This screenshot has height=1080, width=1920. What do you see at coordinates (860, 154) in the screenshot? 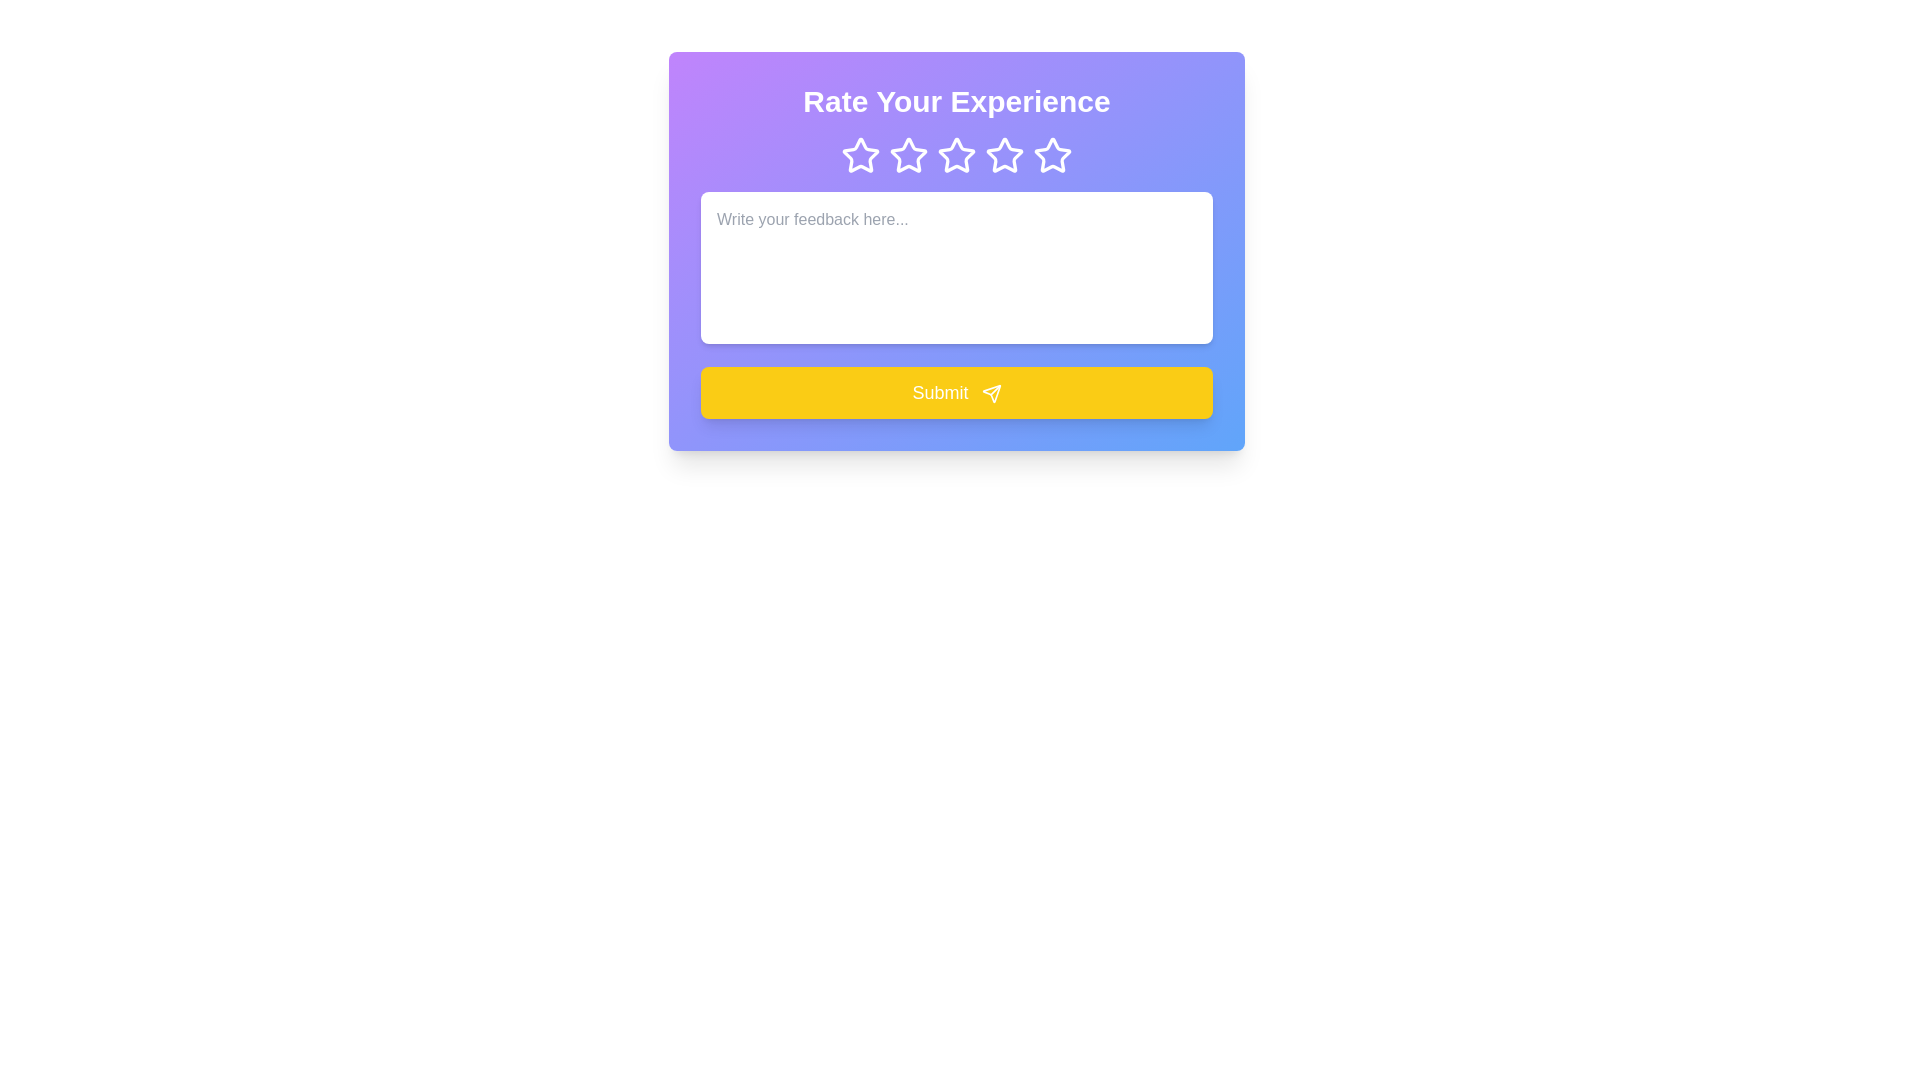
I see `the first rating star in the horizontal array to assign a 1-star rating in the feedback system` at bounding box center [860, 154].